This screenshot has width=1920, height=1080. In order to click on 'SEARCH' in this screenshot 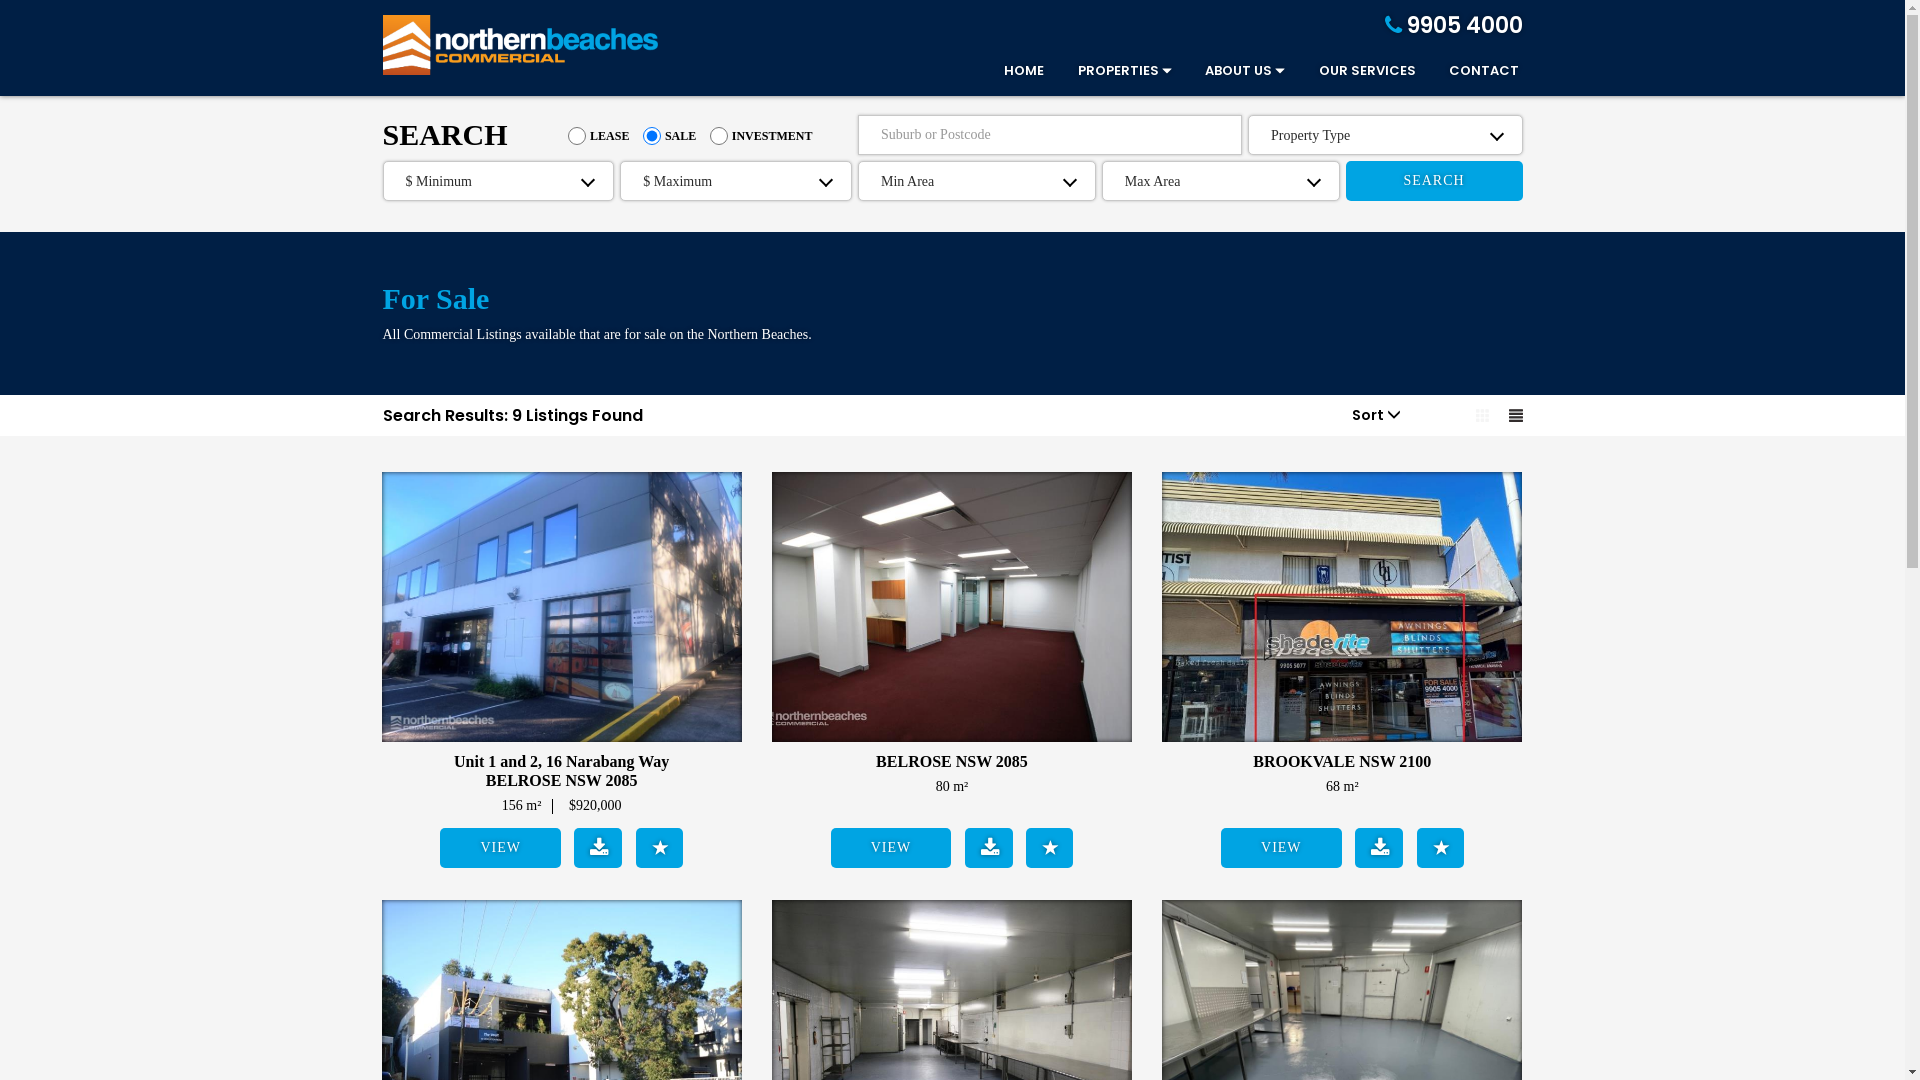, I will do `click(1433, 181)`.